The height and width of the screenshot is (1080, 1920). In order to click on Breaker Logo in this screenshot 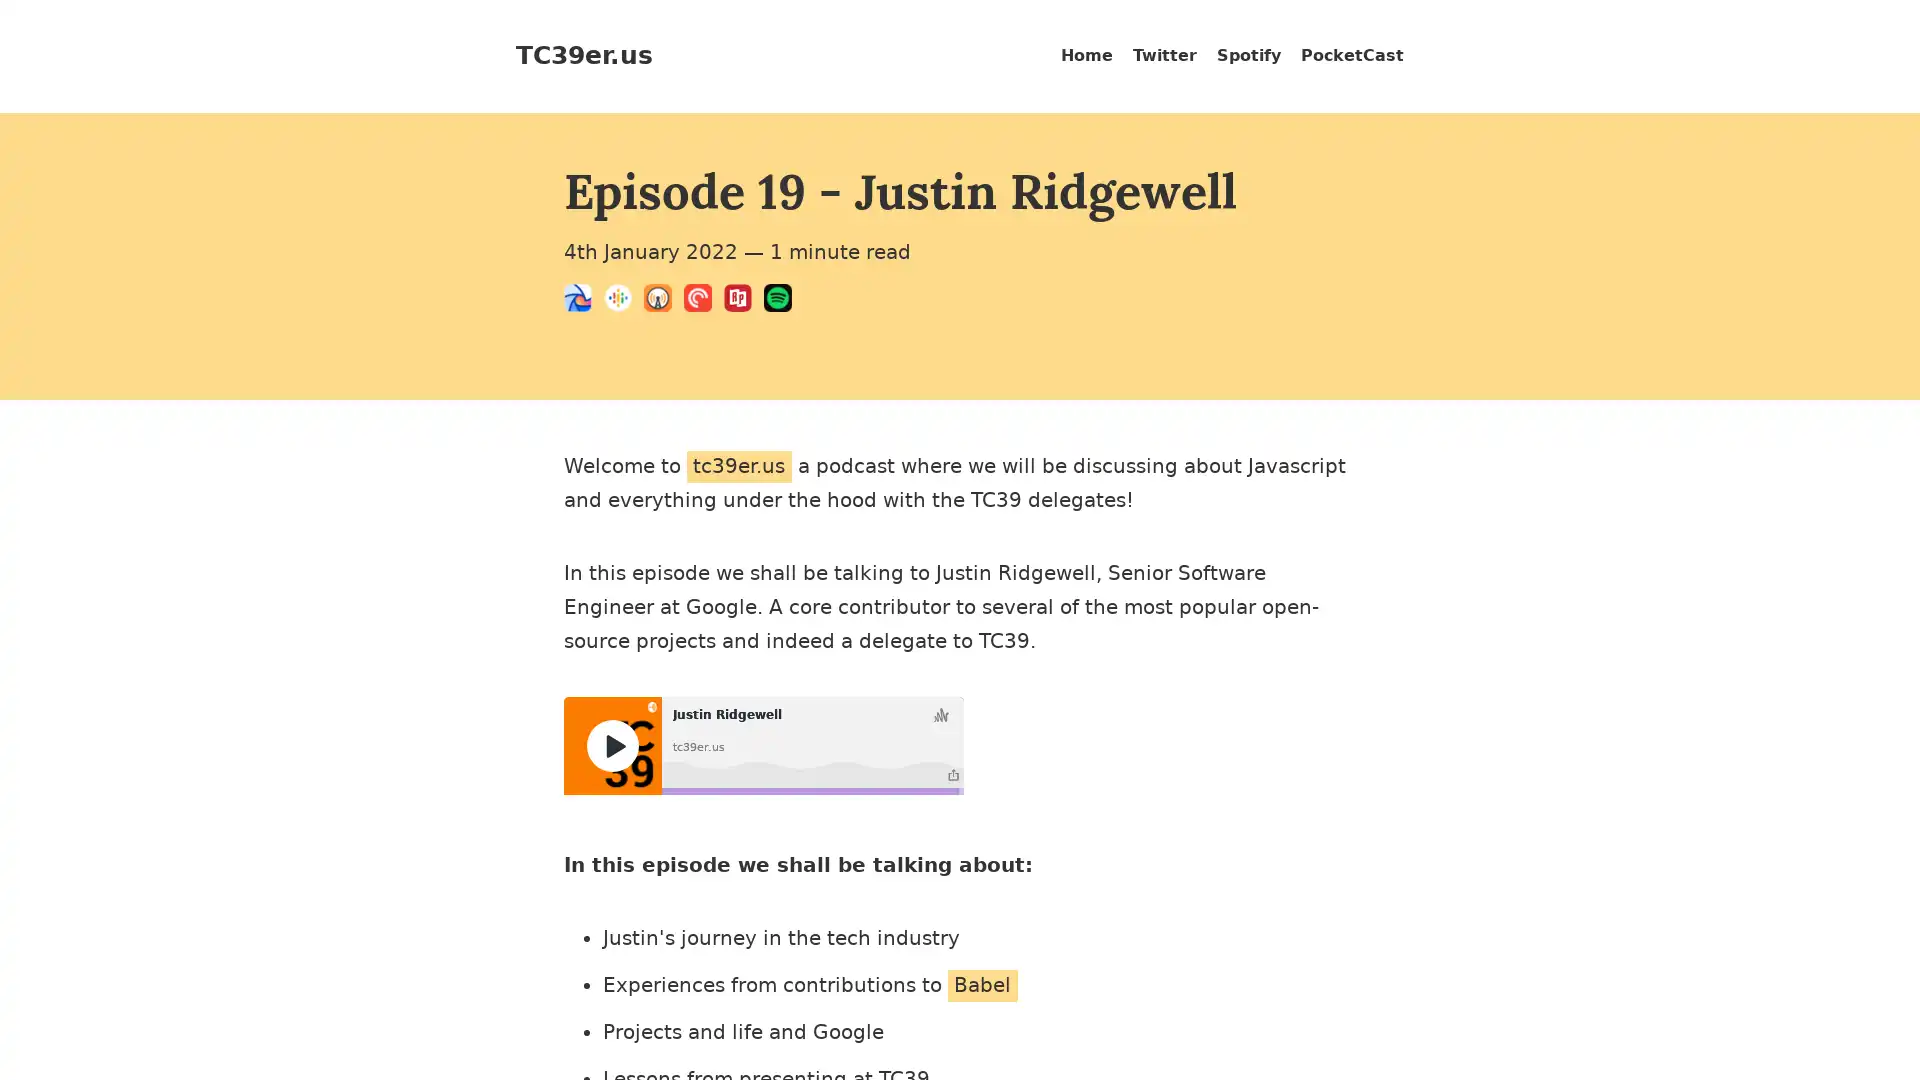, I will do `click(583, 301)`.